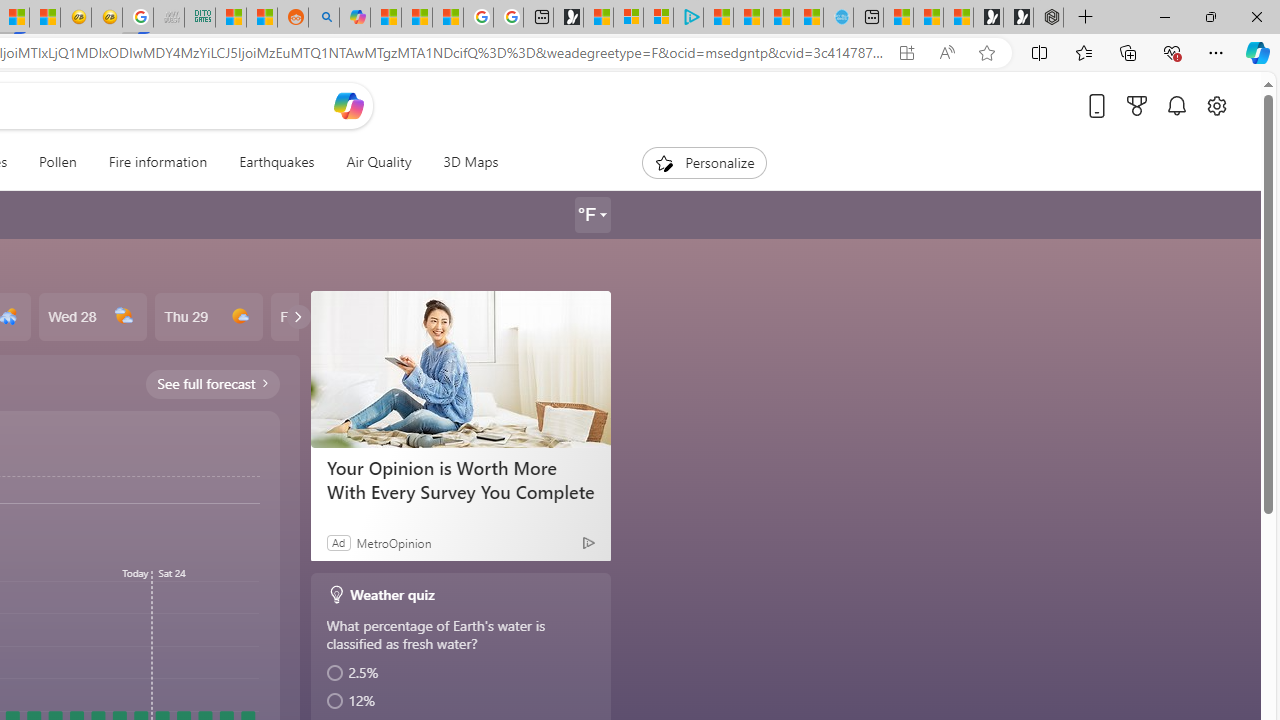 This screenshot has width=1280, height=720. What do you see at coordinates (1082, 51) in the screenshot?
I see `'Favorites'` at bounding box center [1082, 51].